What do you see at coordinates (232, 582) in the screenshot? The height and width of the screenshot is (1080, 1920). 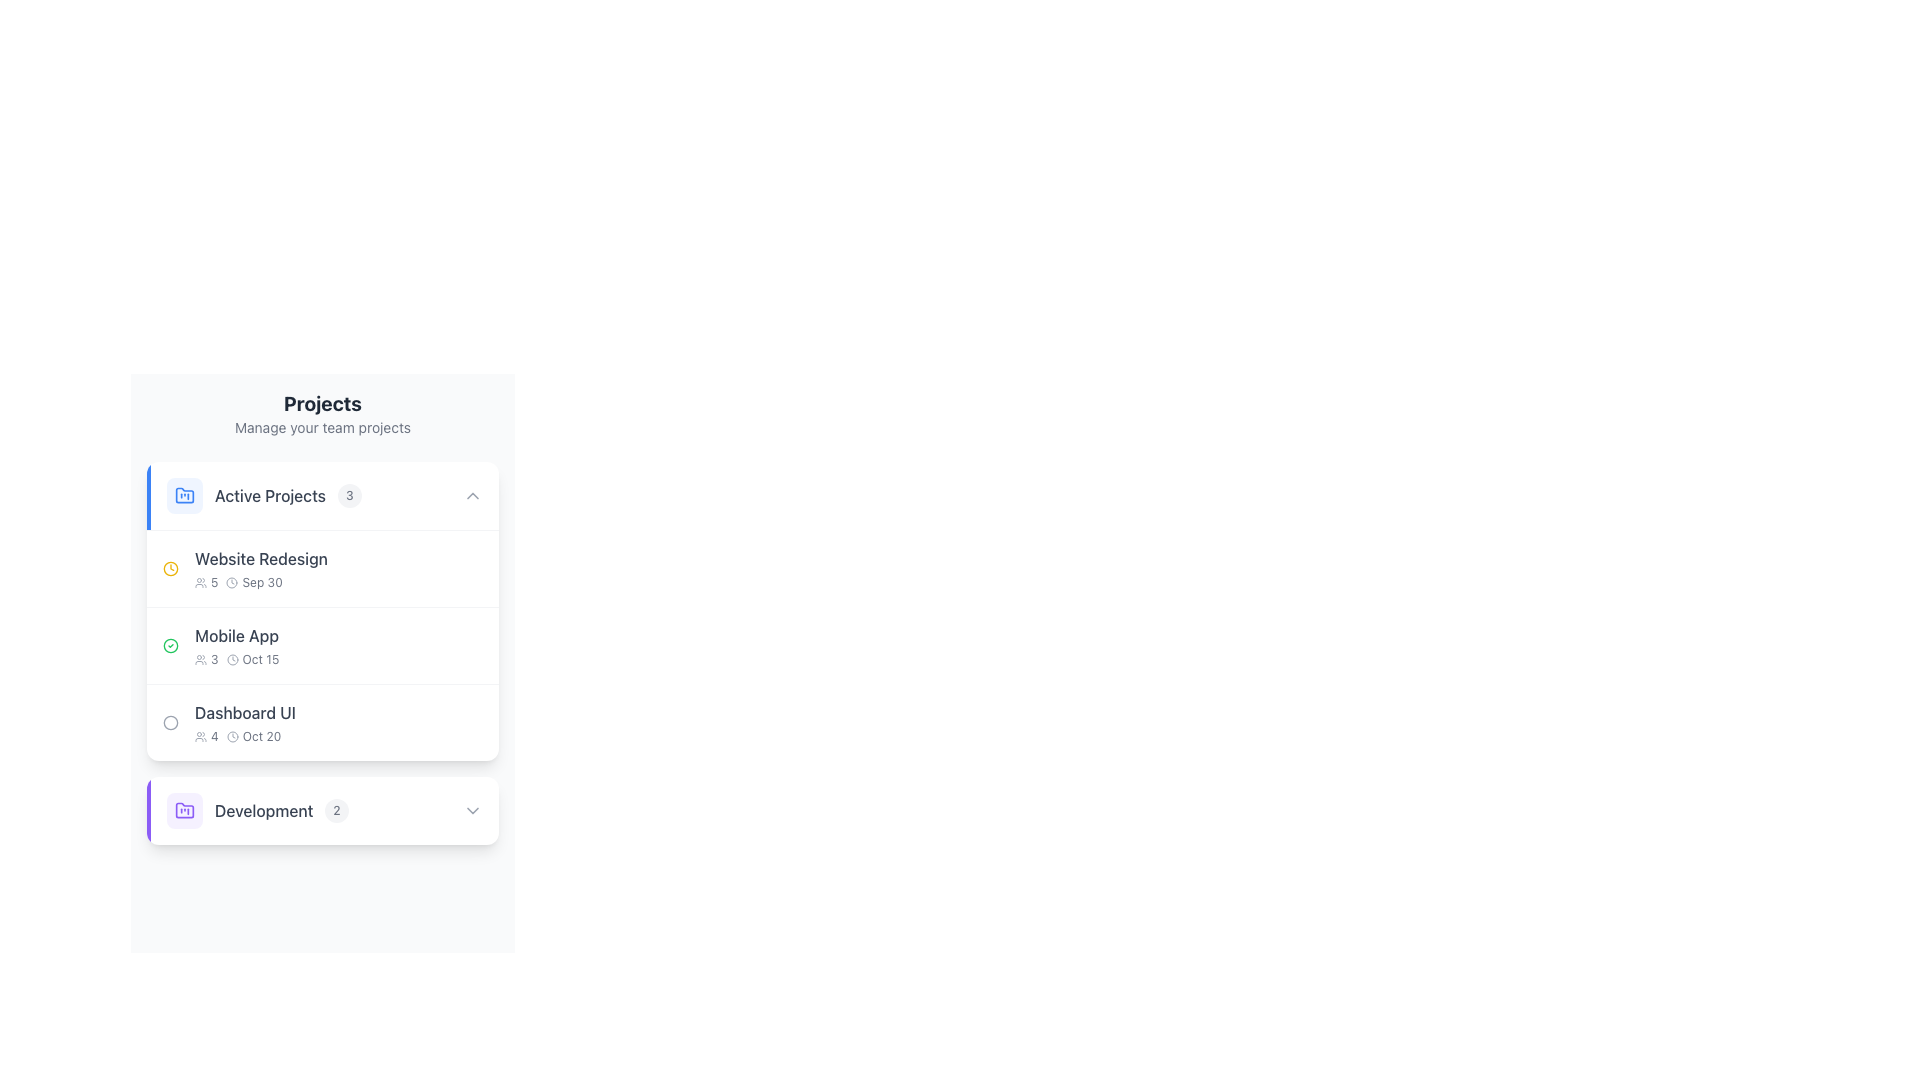 I see `the circular SVG graphic component that is part of the clock icon, located to the left of the 'Website Redesign' text in the 'Active Projects' section` at bounding box center [232, 582].